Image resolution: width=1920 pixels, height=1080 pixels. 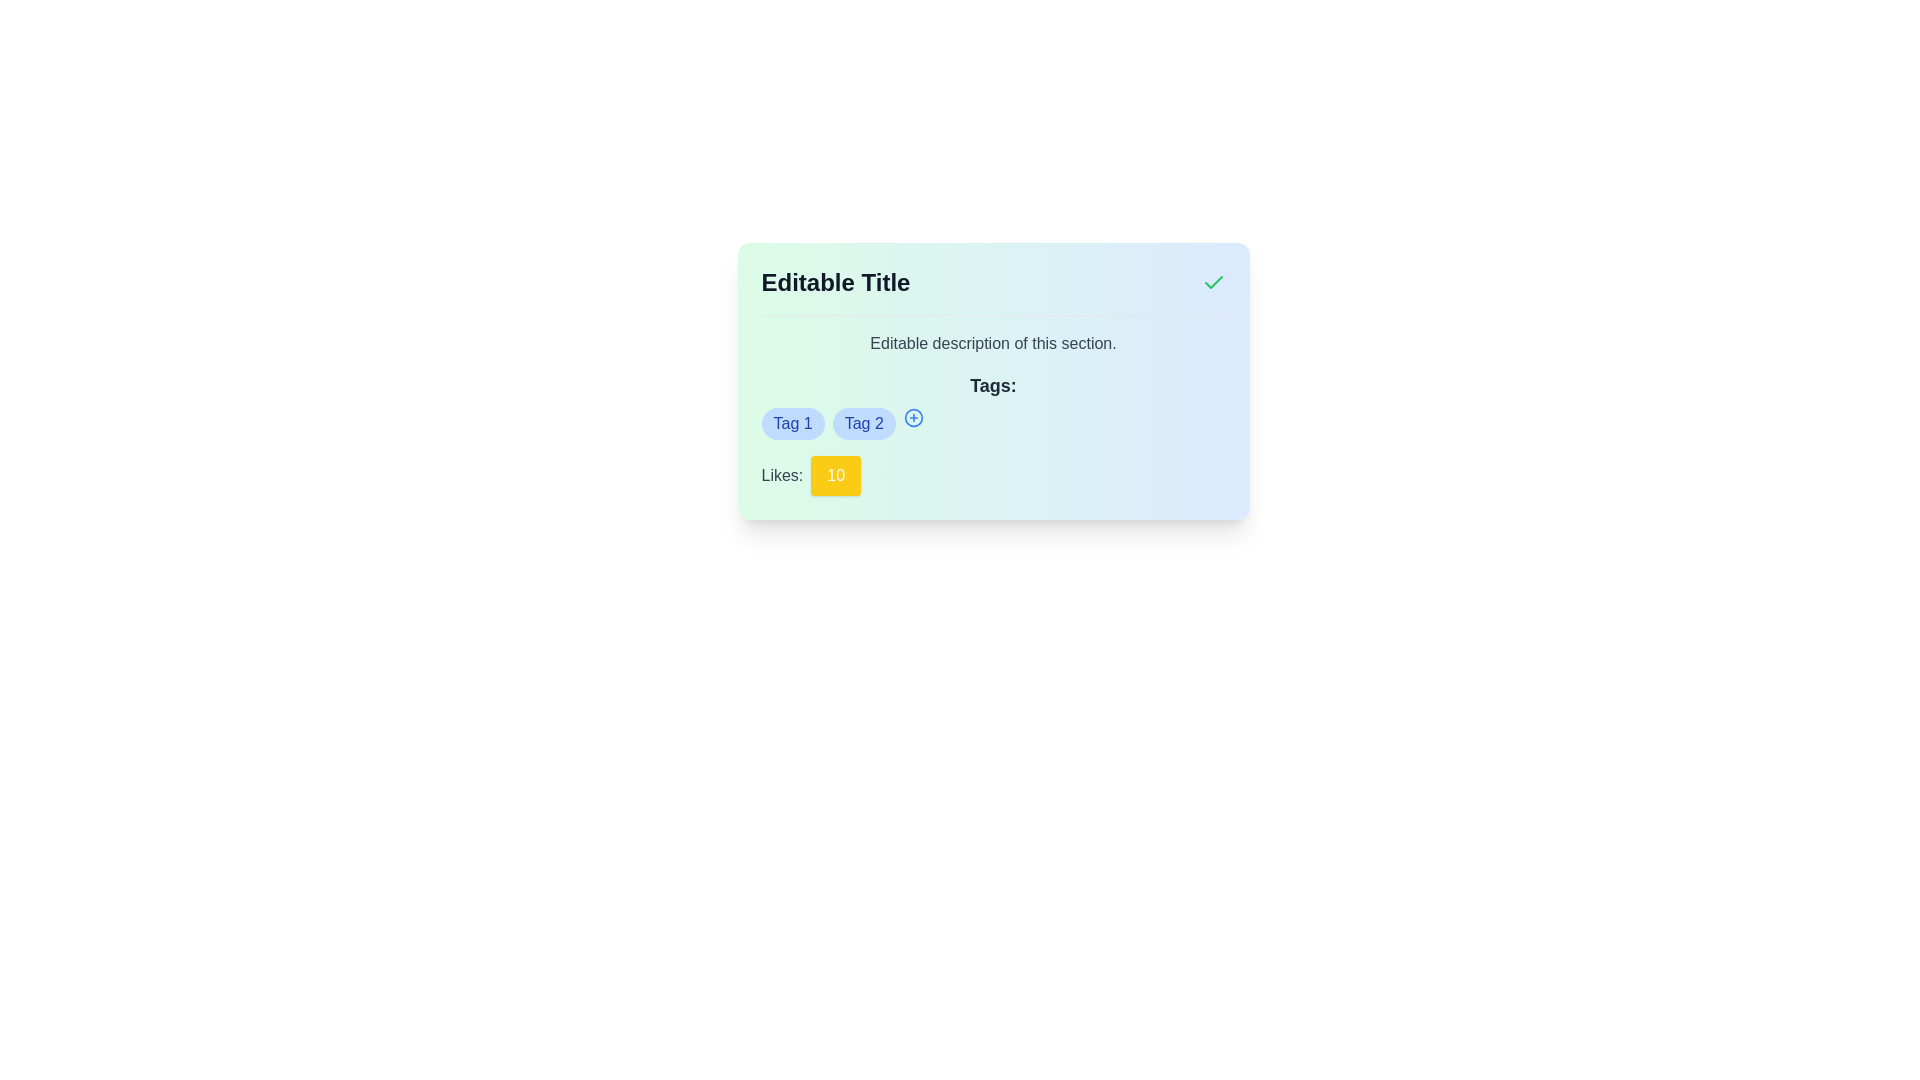 What do you see at coordinates (864, 423) in the screenshot?
I see `the second tag label positioned under the 'Tags:' label to interact with it` at bounding box center [864, 423].